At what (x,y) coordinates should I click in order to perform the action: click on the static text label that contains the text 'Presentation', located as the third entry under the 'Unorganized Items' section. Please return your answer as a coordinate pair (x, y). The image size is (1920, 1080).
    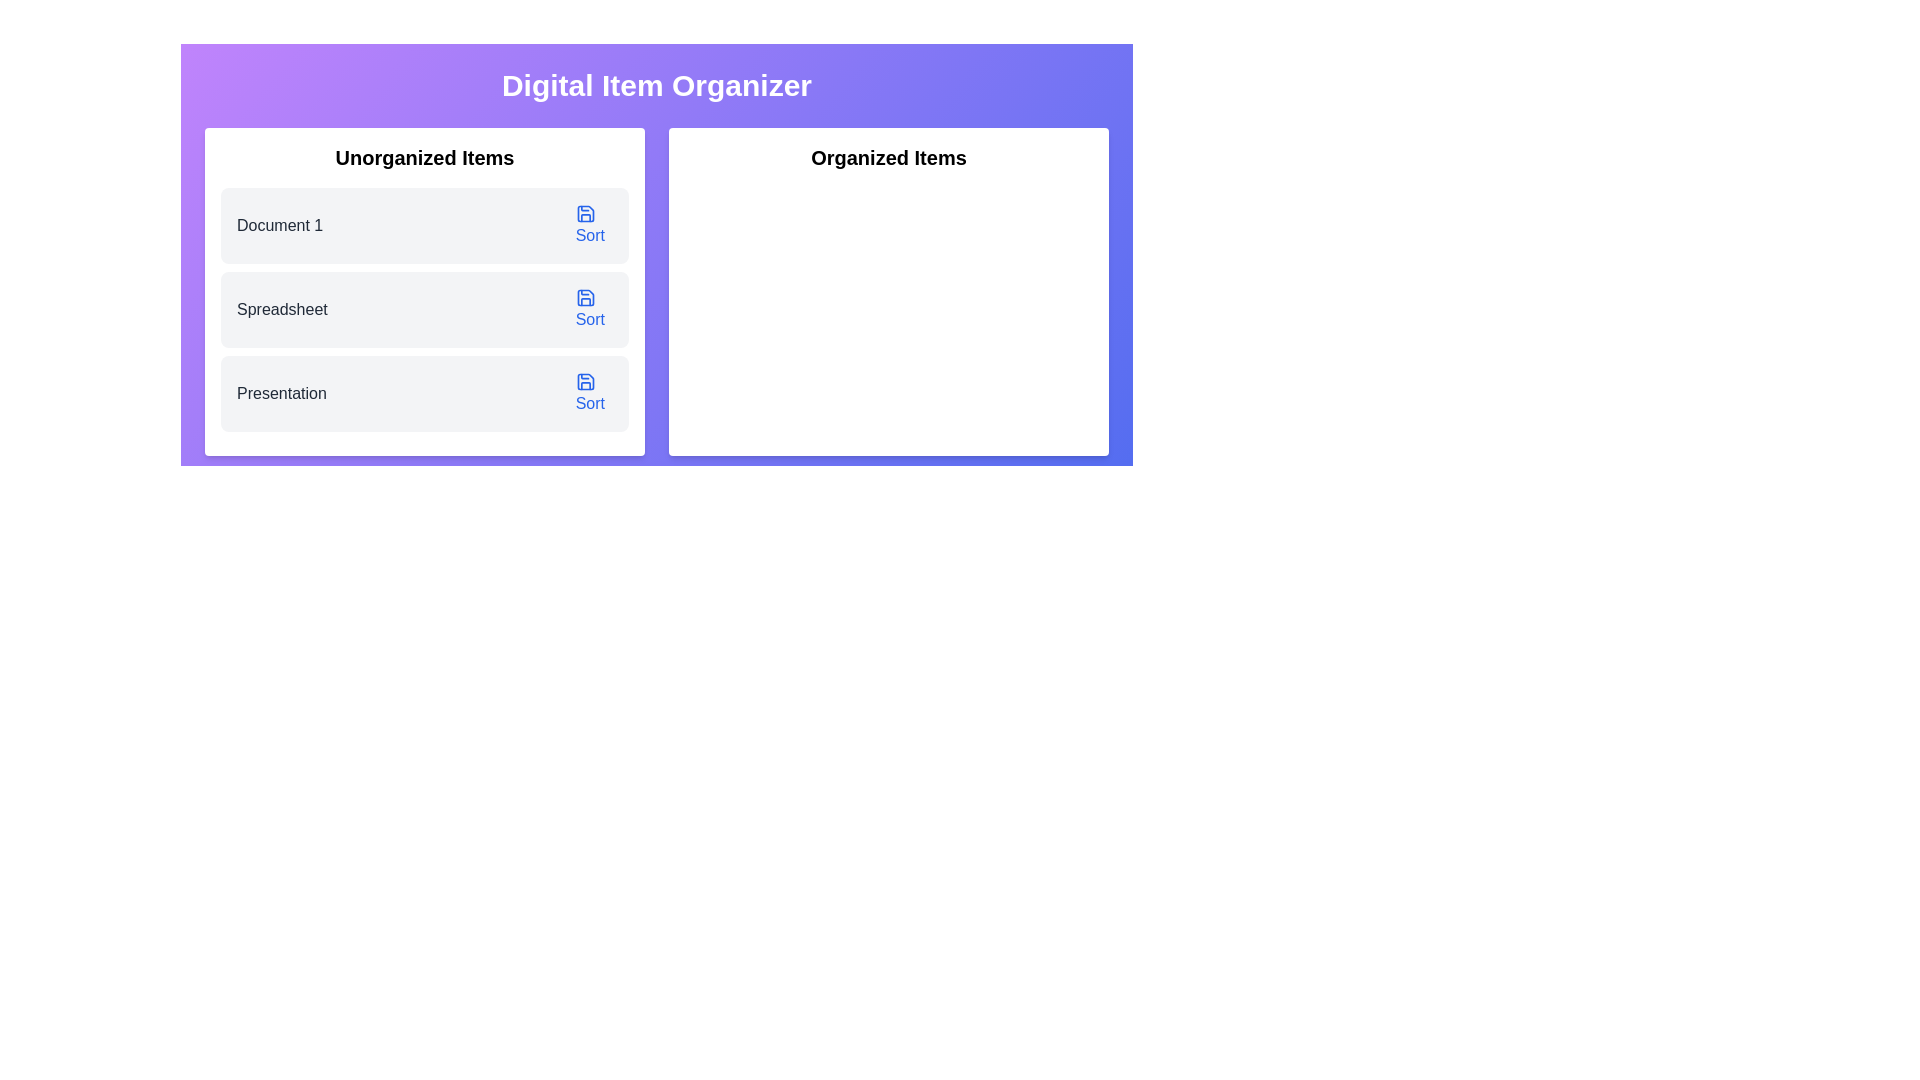
    Looking at the image, I should click on (280, 393).